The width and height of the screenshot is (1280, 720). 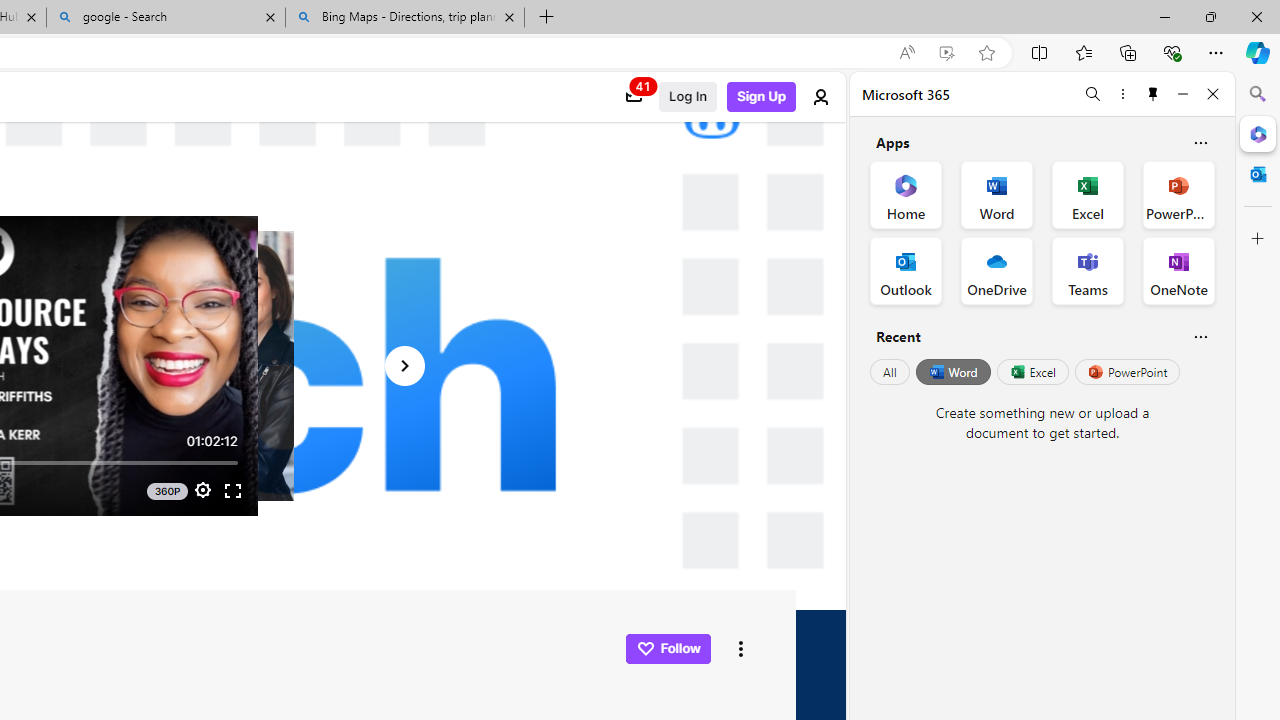 What do you see at coordinates (889, 372) in the screenshot?
I see `'All'` at bounding box center [889, 372].